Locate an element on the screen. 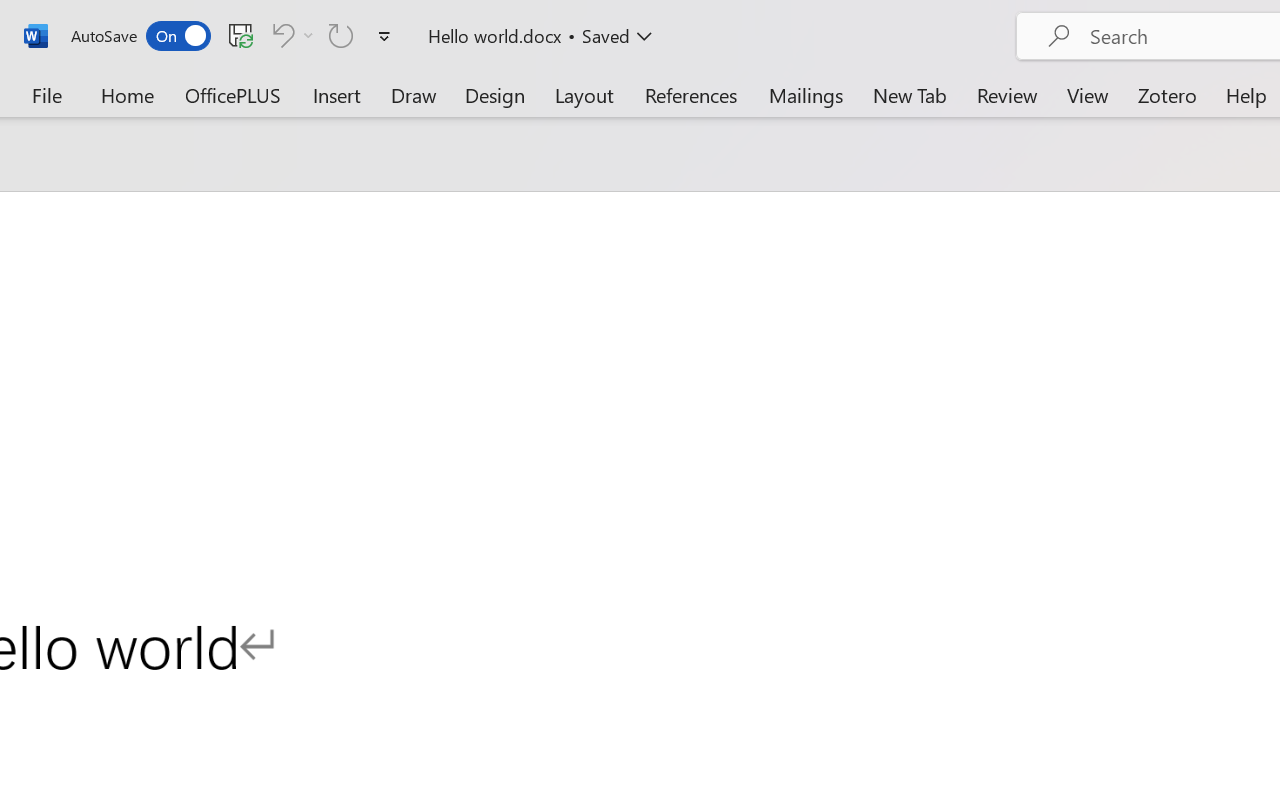 The width and height of the screenshot is (1280, 800). 'OfficePLUS' is located at coordinates (233, 94).